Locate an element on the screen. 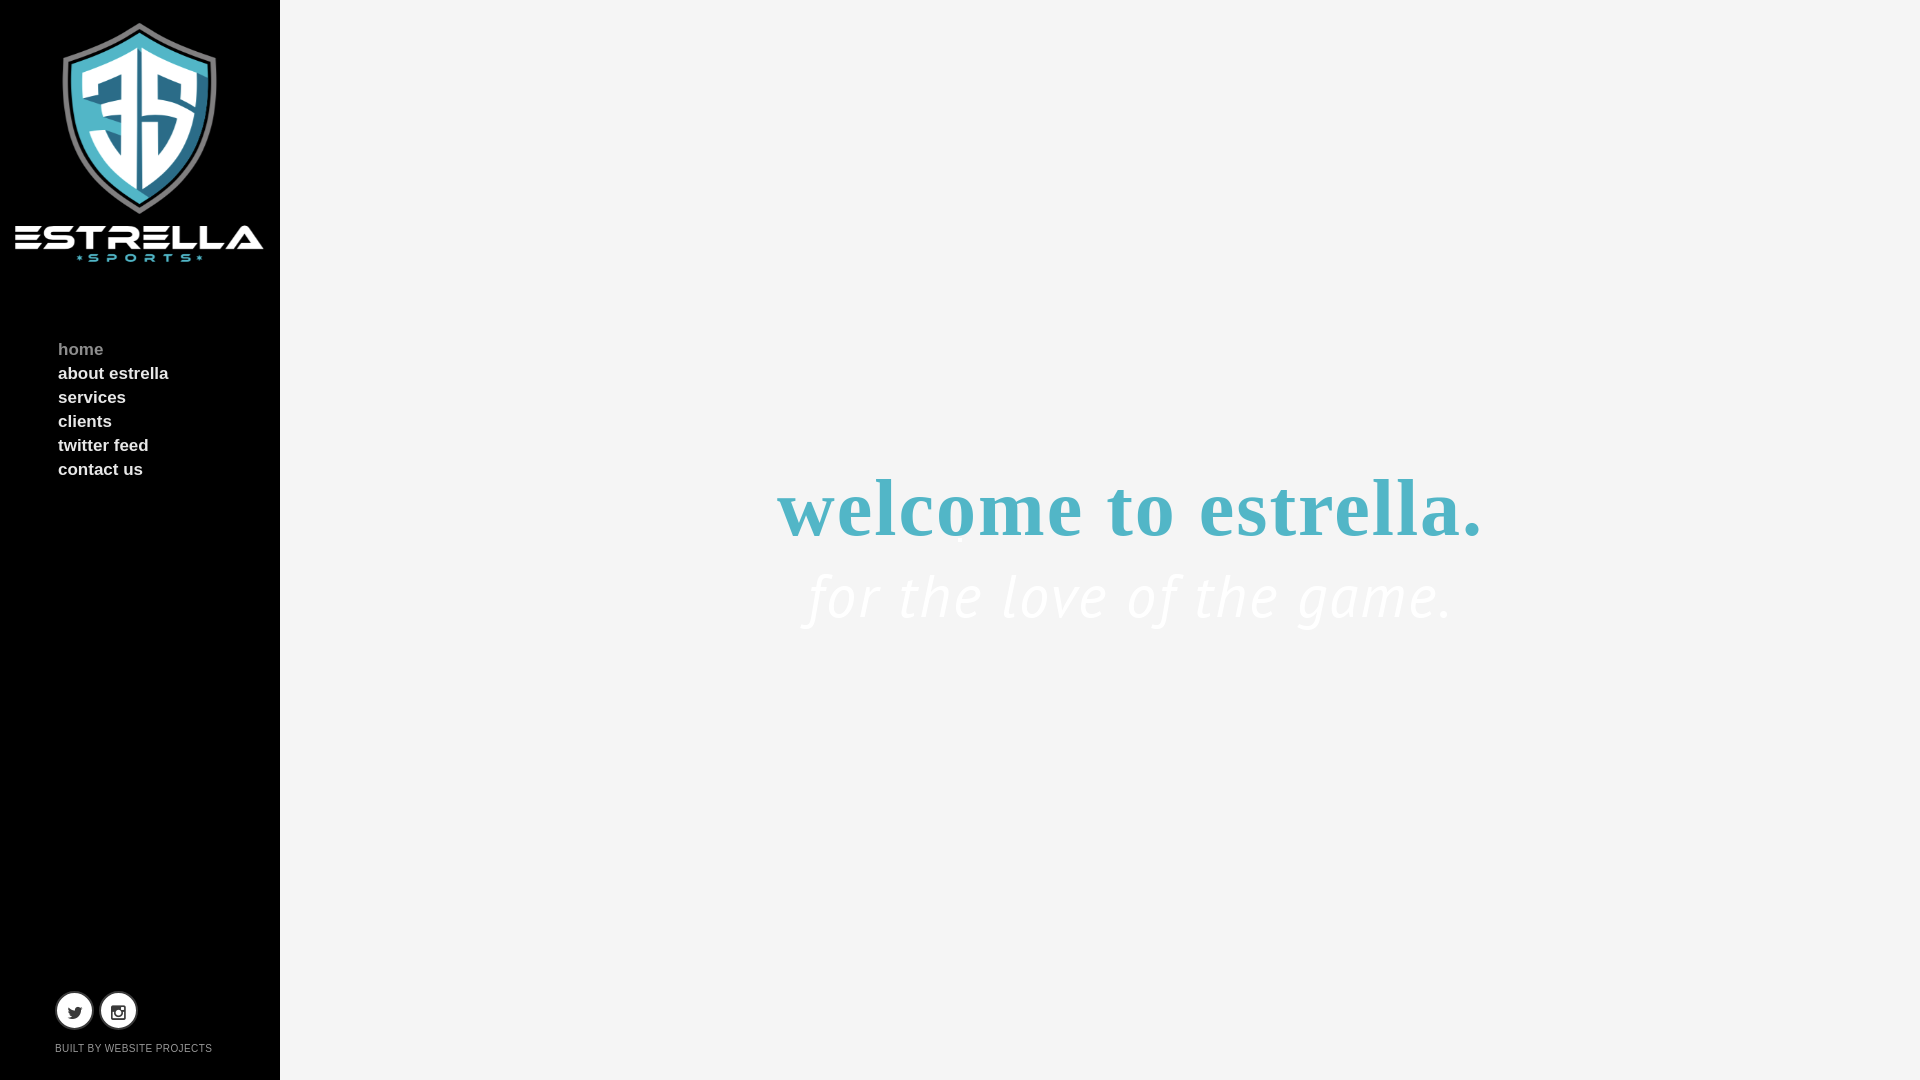  'home' is located at coordinates (140, 353).